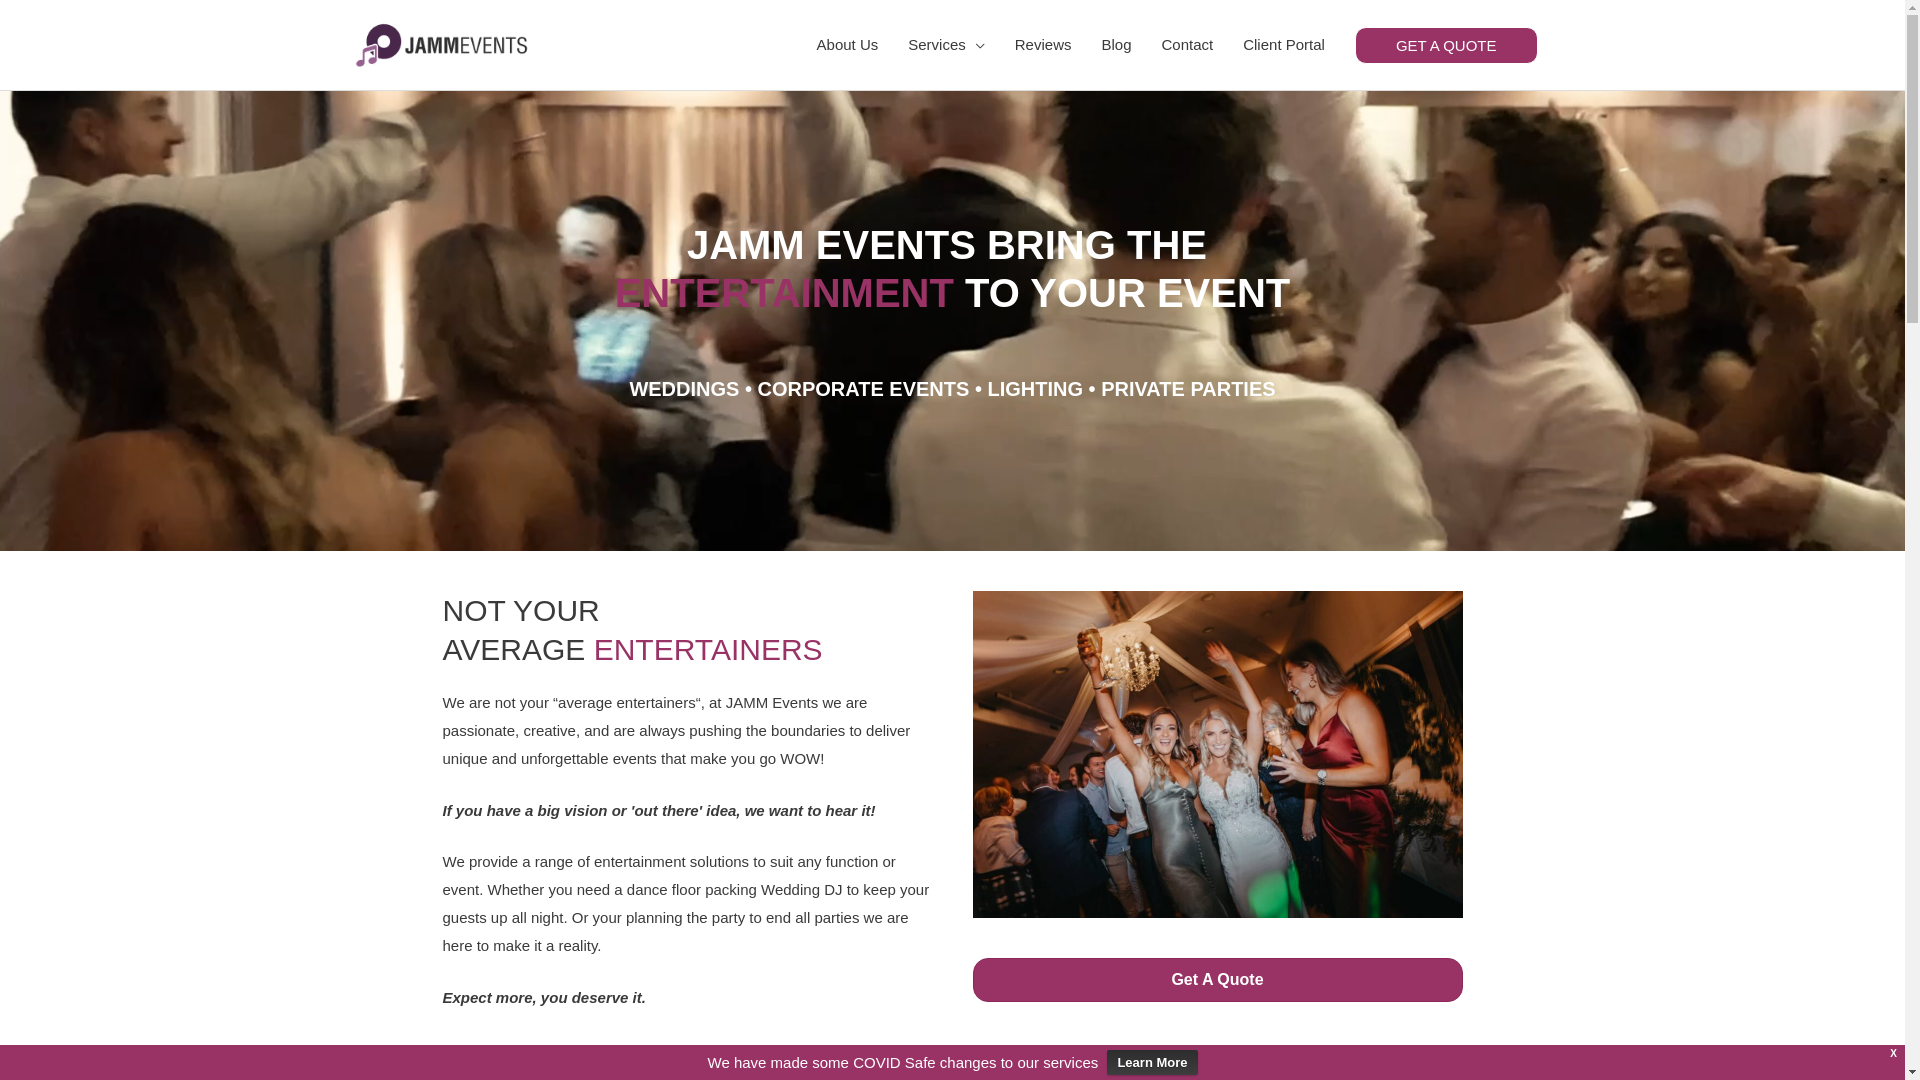  What do you see at coordinates (848, 45) in the screenshot?
I see `'About Us'` at bounding box center [848, 45].